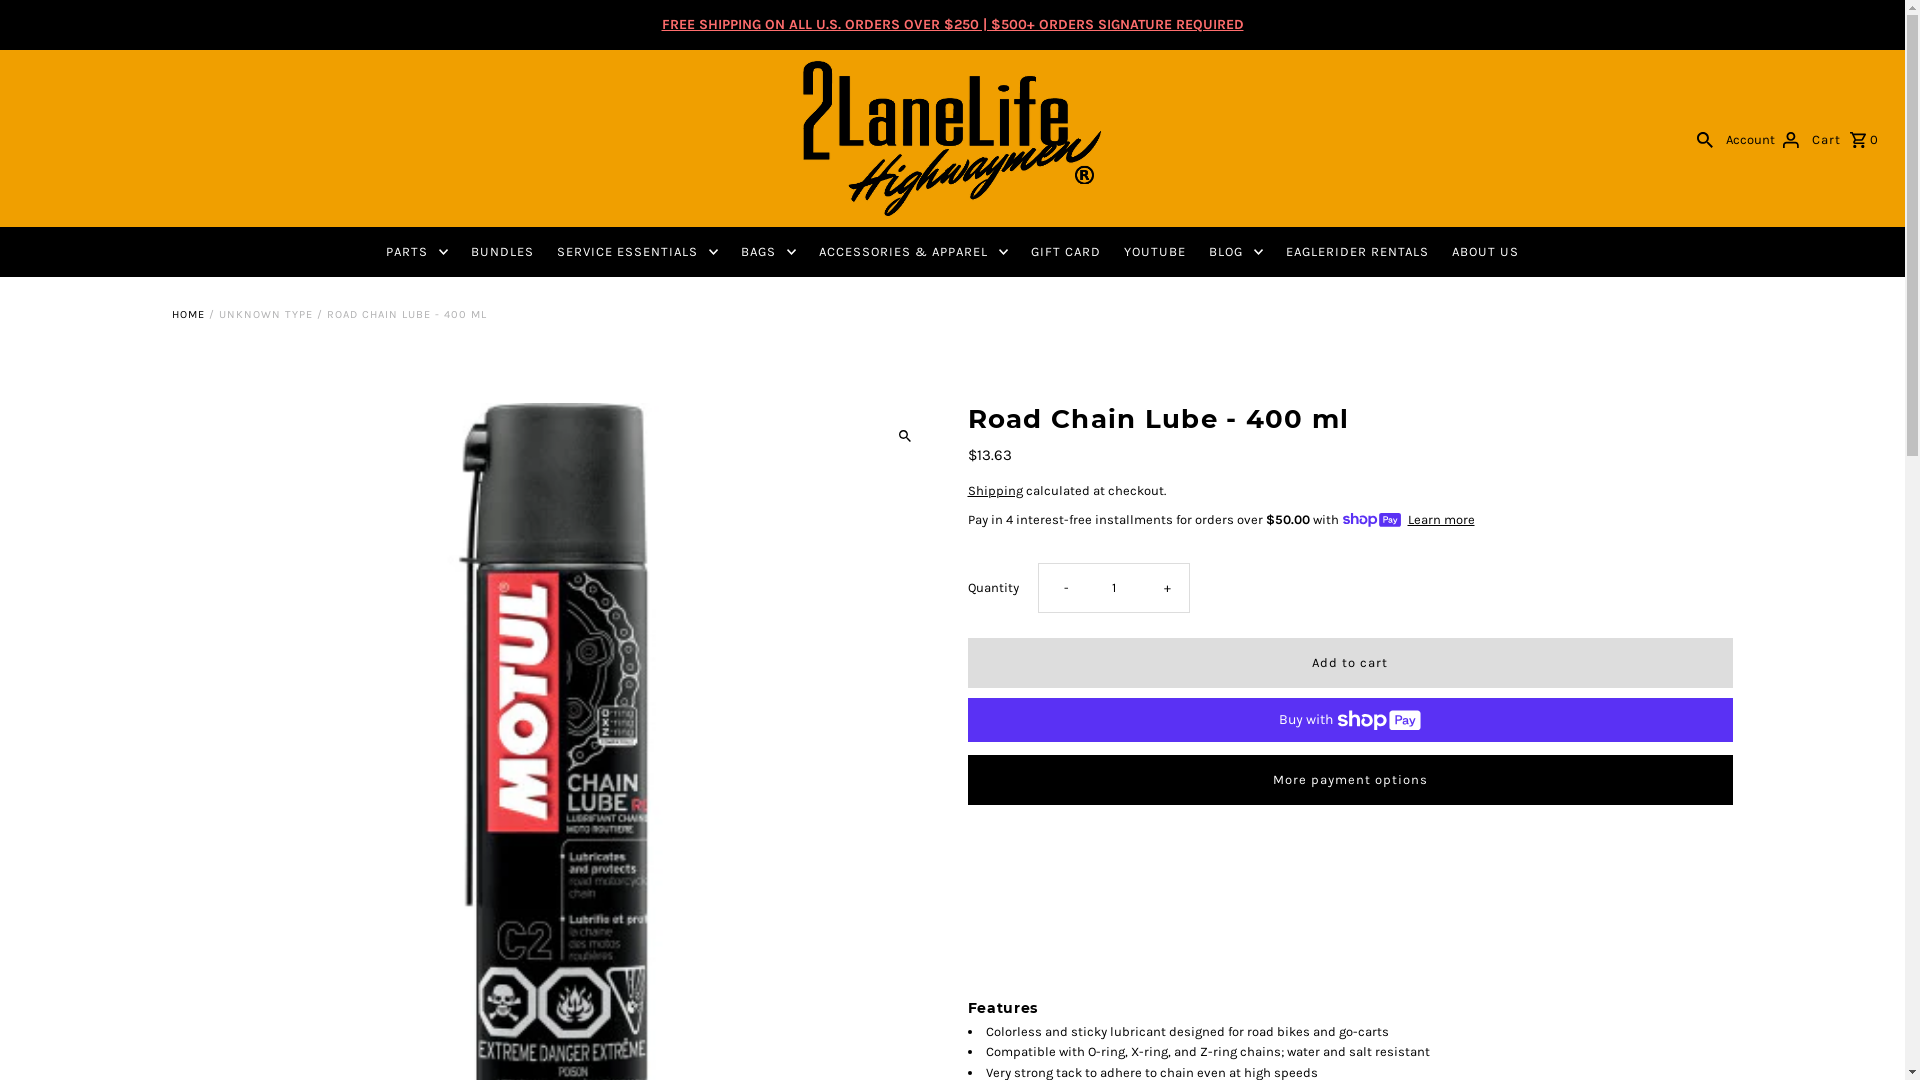 This screenshot has height=1080, width=1920. I want to click on 'HOME', so click(188, 314).